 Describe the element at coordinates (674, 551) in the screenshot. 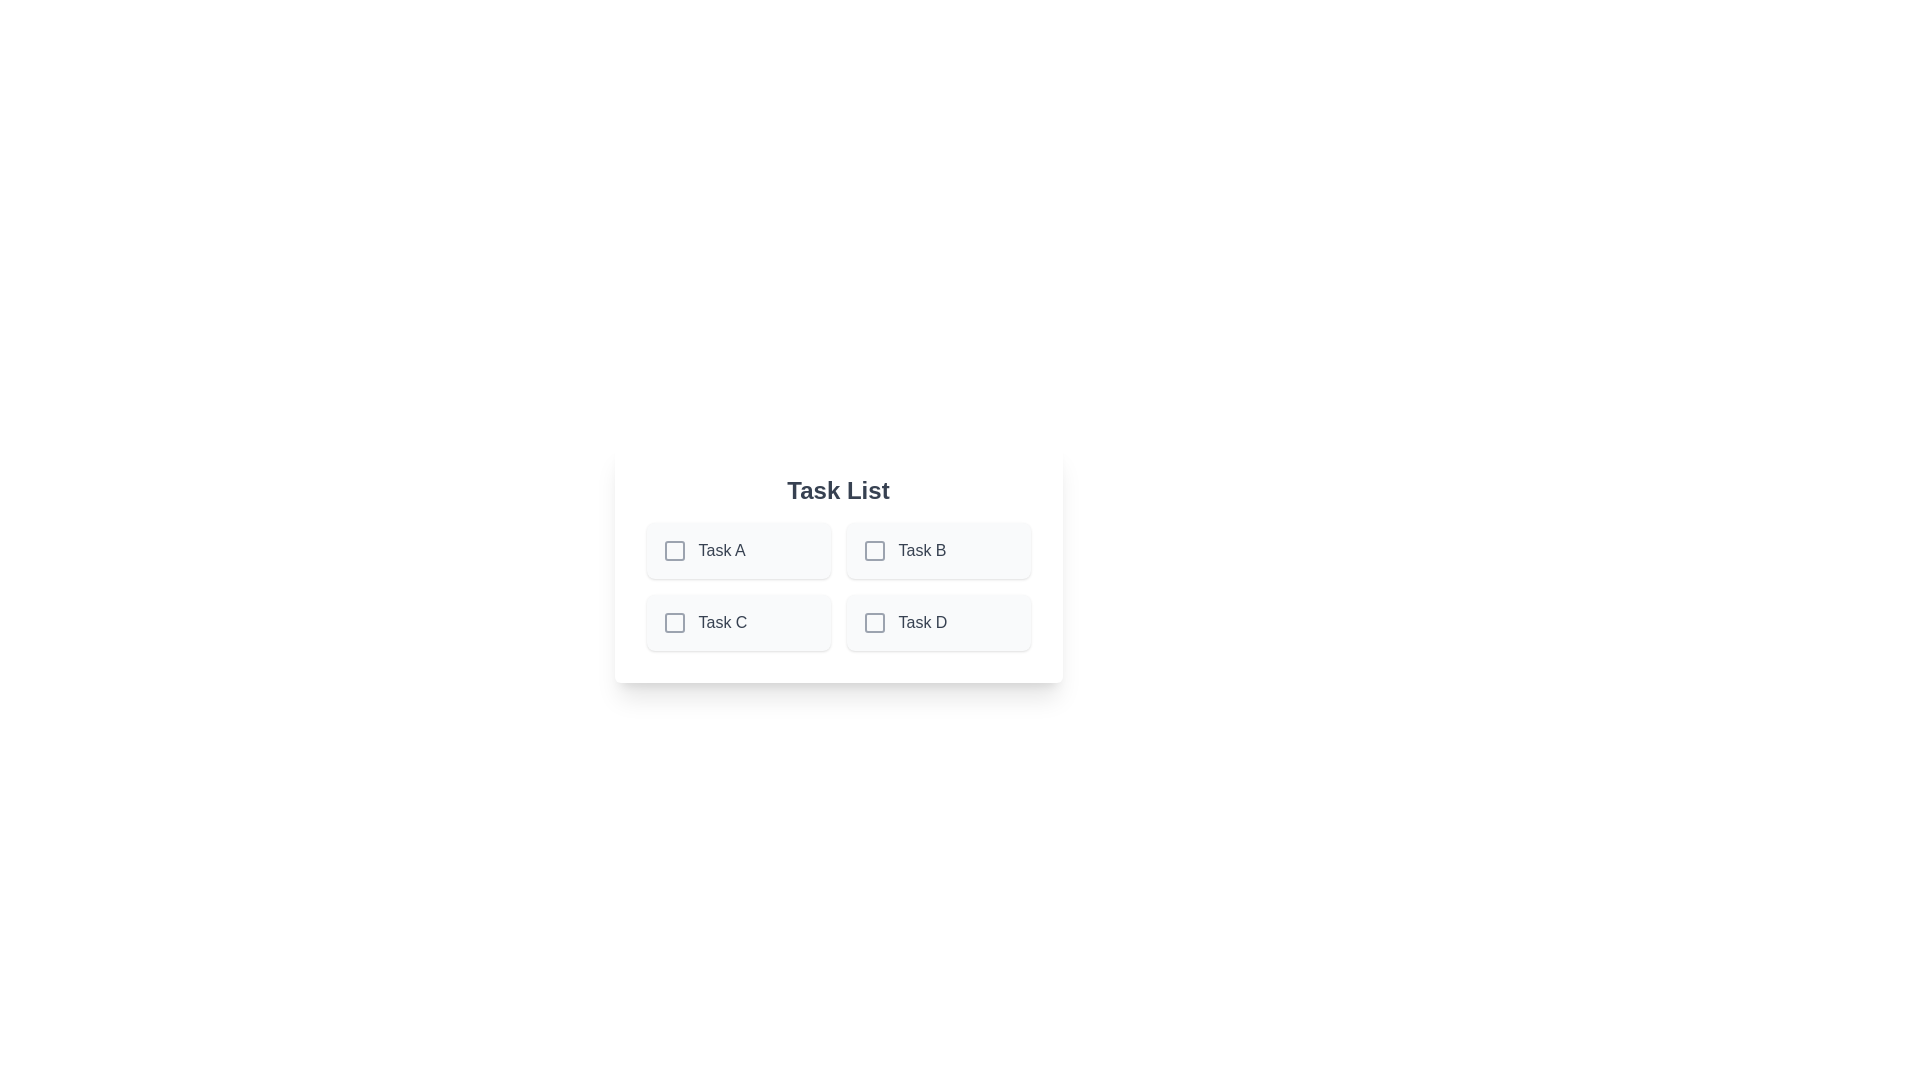

I see `the task Task A by clicking on its checkbox` at that location.